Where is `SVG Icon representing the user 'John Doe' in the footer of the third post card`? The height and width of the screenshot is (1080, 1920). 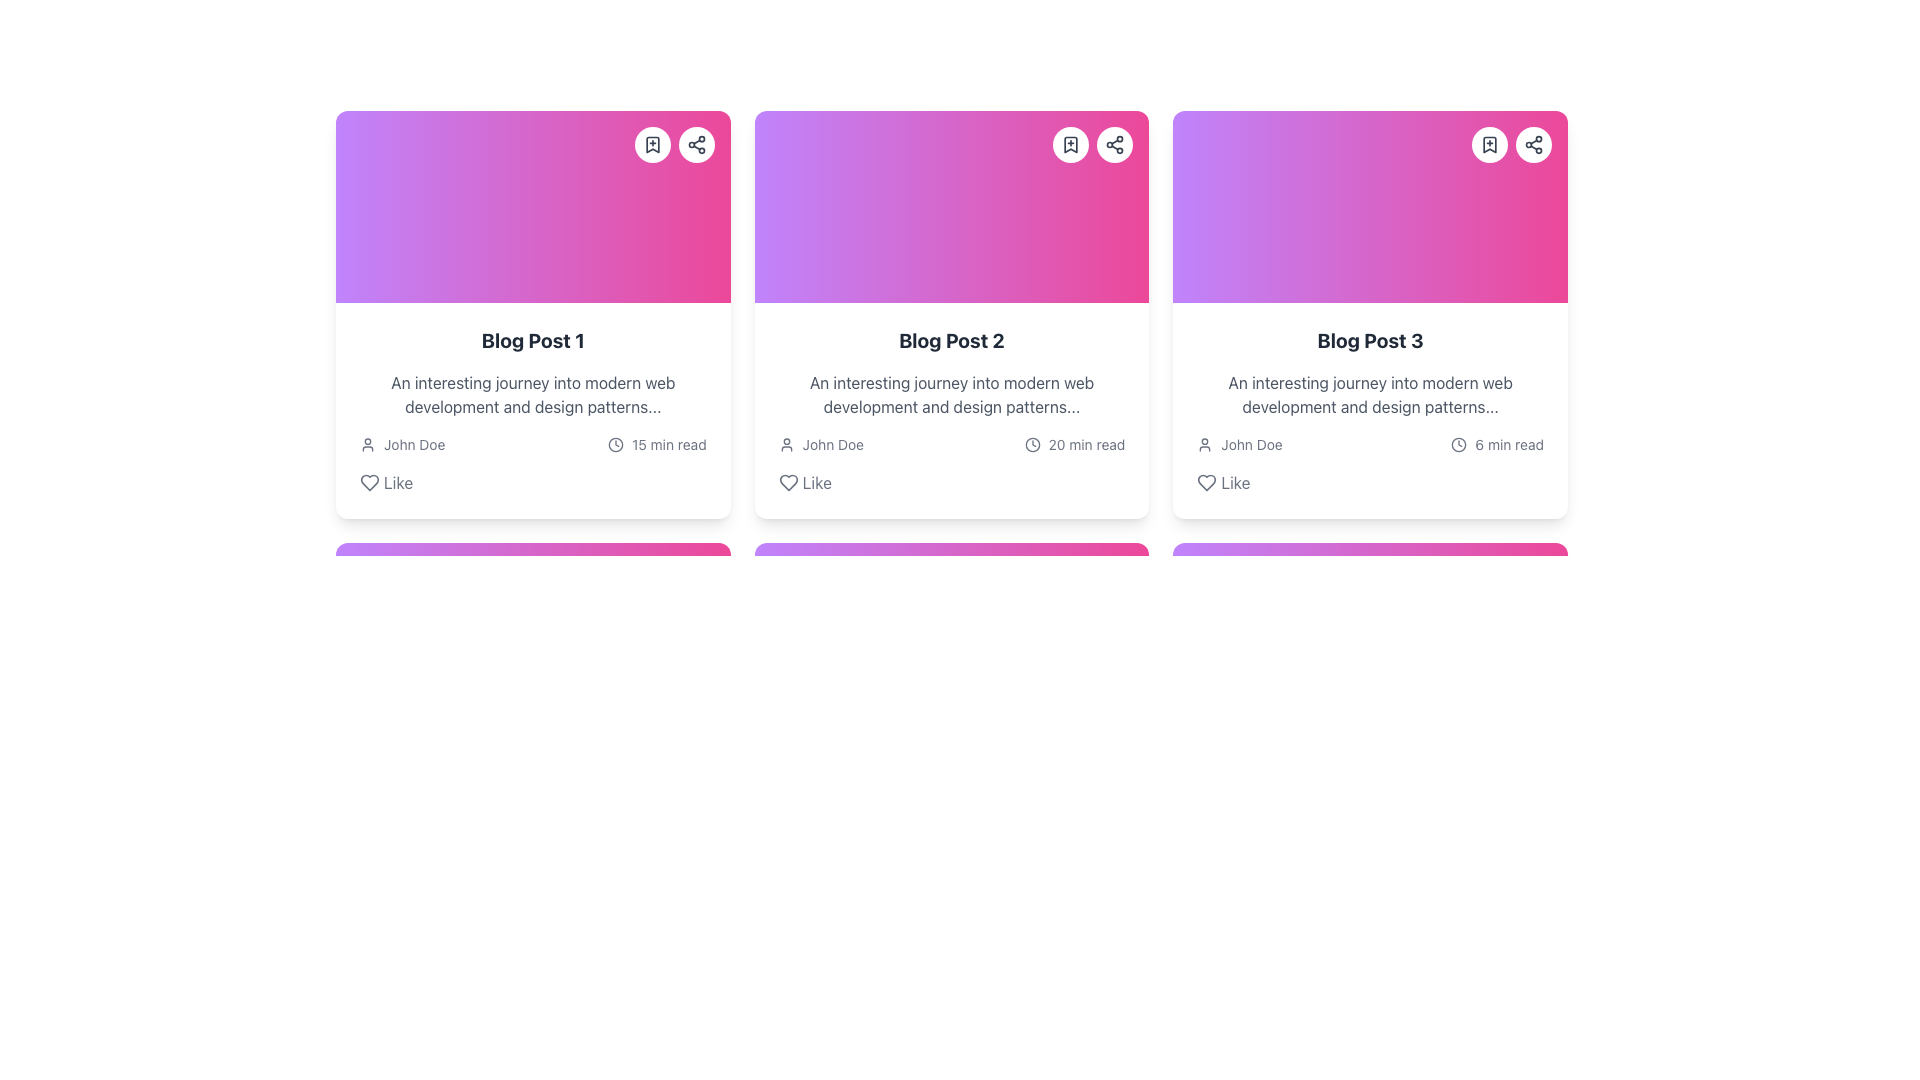
SVG Icon representing the user 'John Doe' in the footer of the third post card is located at coordinates (1204, 443).